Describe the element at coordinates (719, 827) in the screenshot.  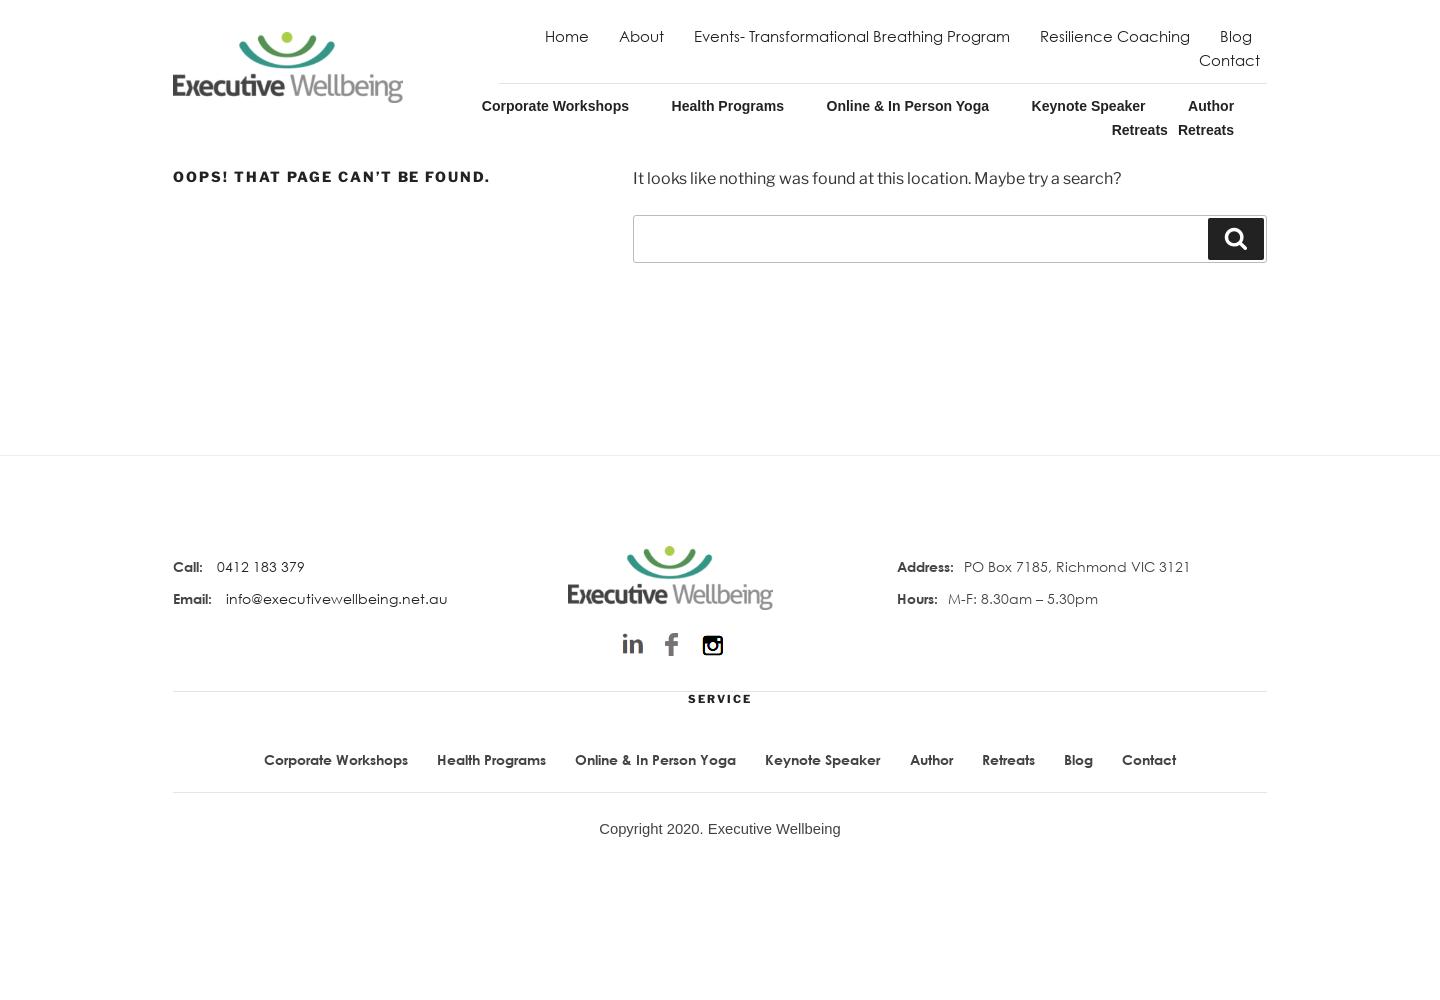
I see `'Copyright 2020. Executive Wellbeing'` at that location.